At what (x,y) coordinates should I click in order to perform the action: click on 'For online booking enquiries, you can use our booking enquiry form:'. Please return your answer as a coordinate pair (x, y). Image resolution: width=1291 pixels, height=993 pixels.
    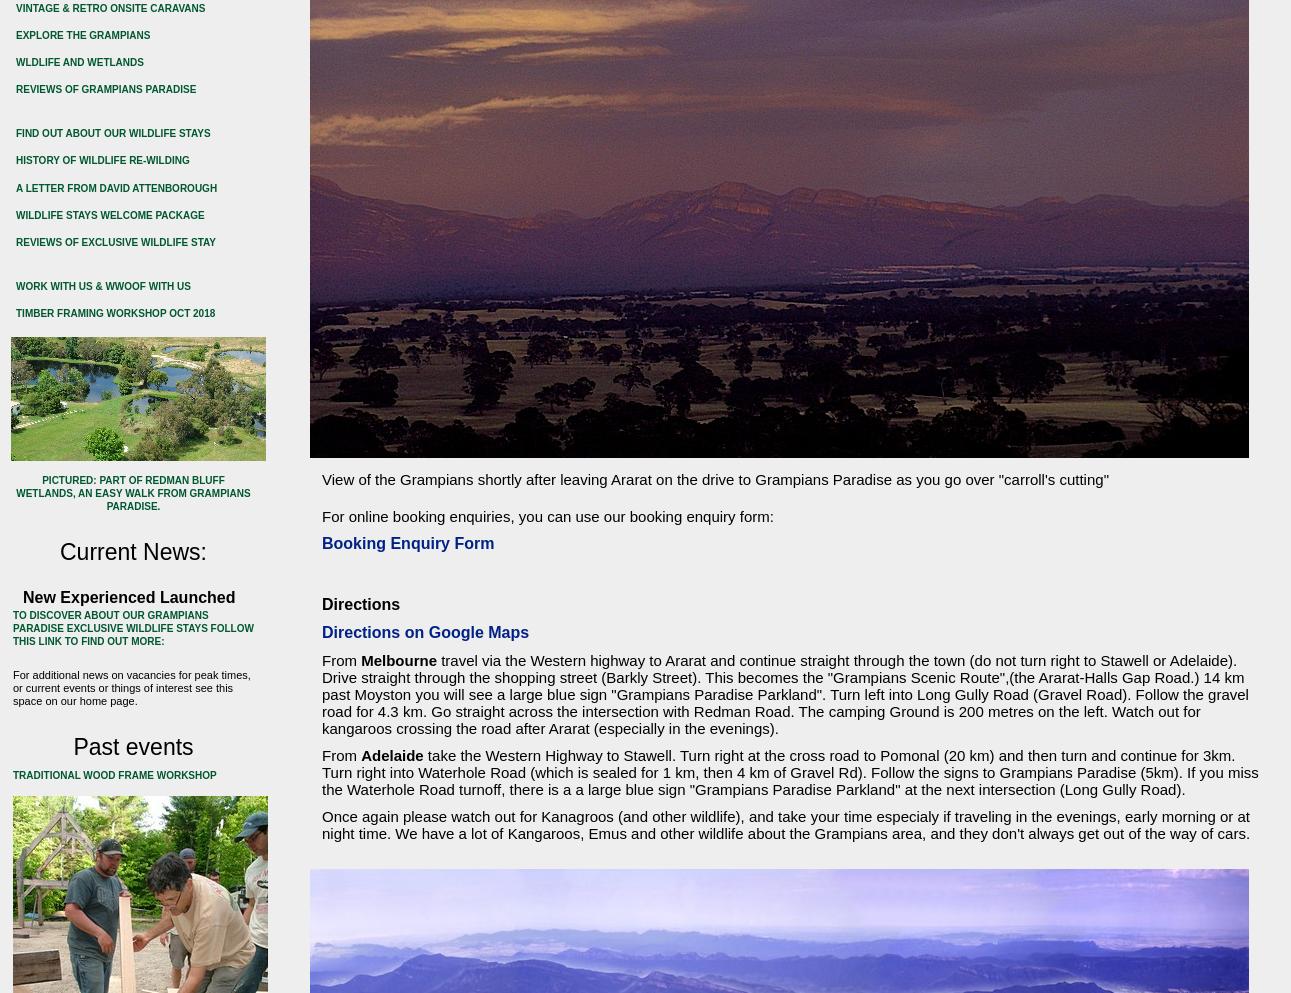
    Looking at the image, I should click on (546, 516).